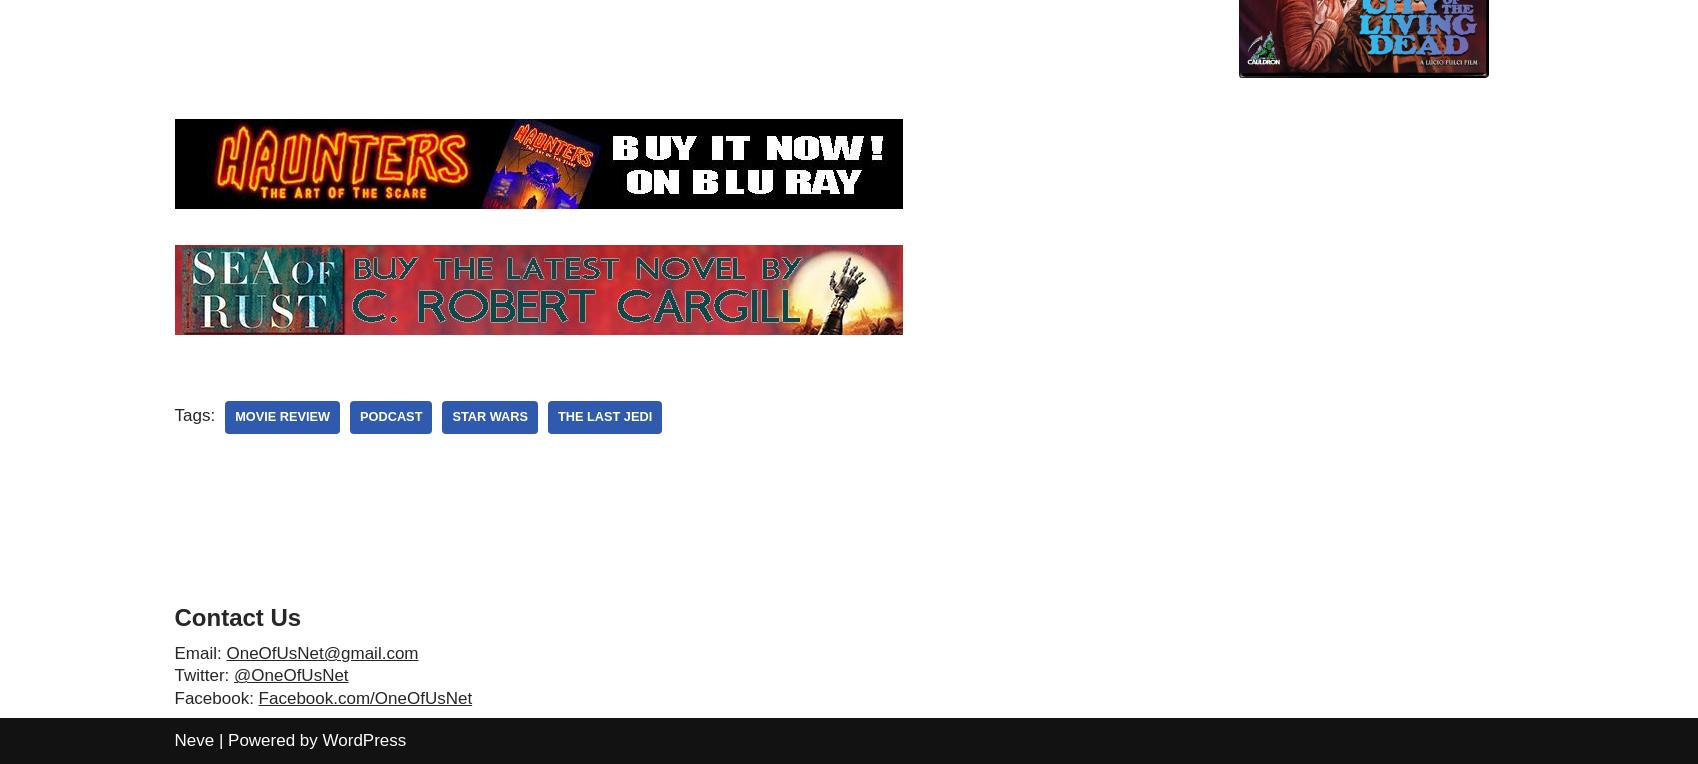 The height and width of the screenshot is (764, 1698). What do you see at coordinates (391, 415) in the screenshot?
I see `'podcast'` at bounding box center [391, 415].